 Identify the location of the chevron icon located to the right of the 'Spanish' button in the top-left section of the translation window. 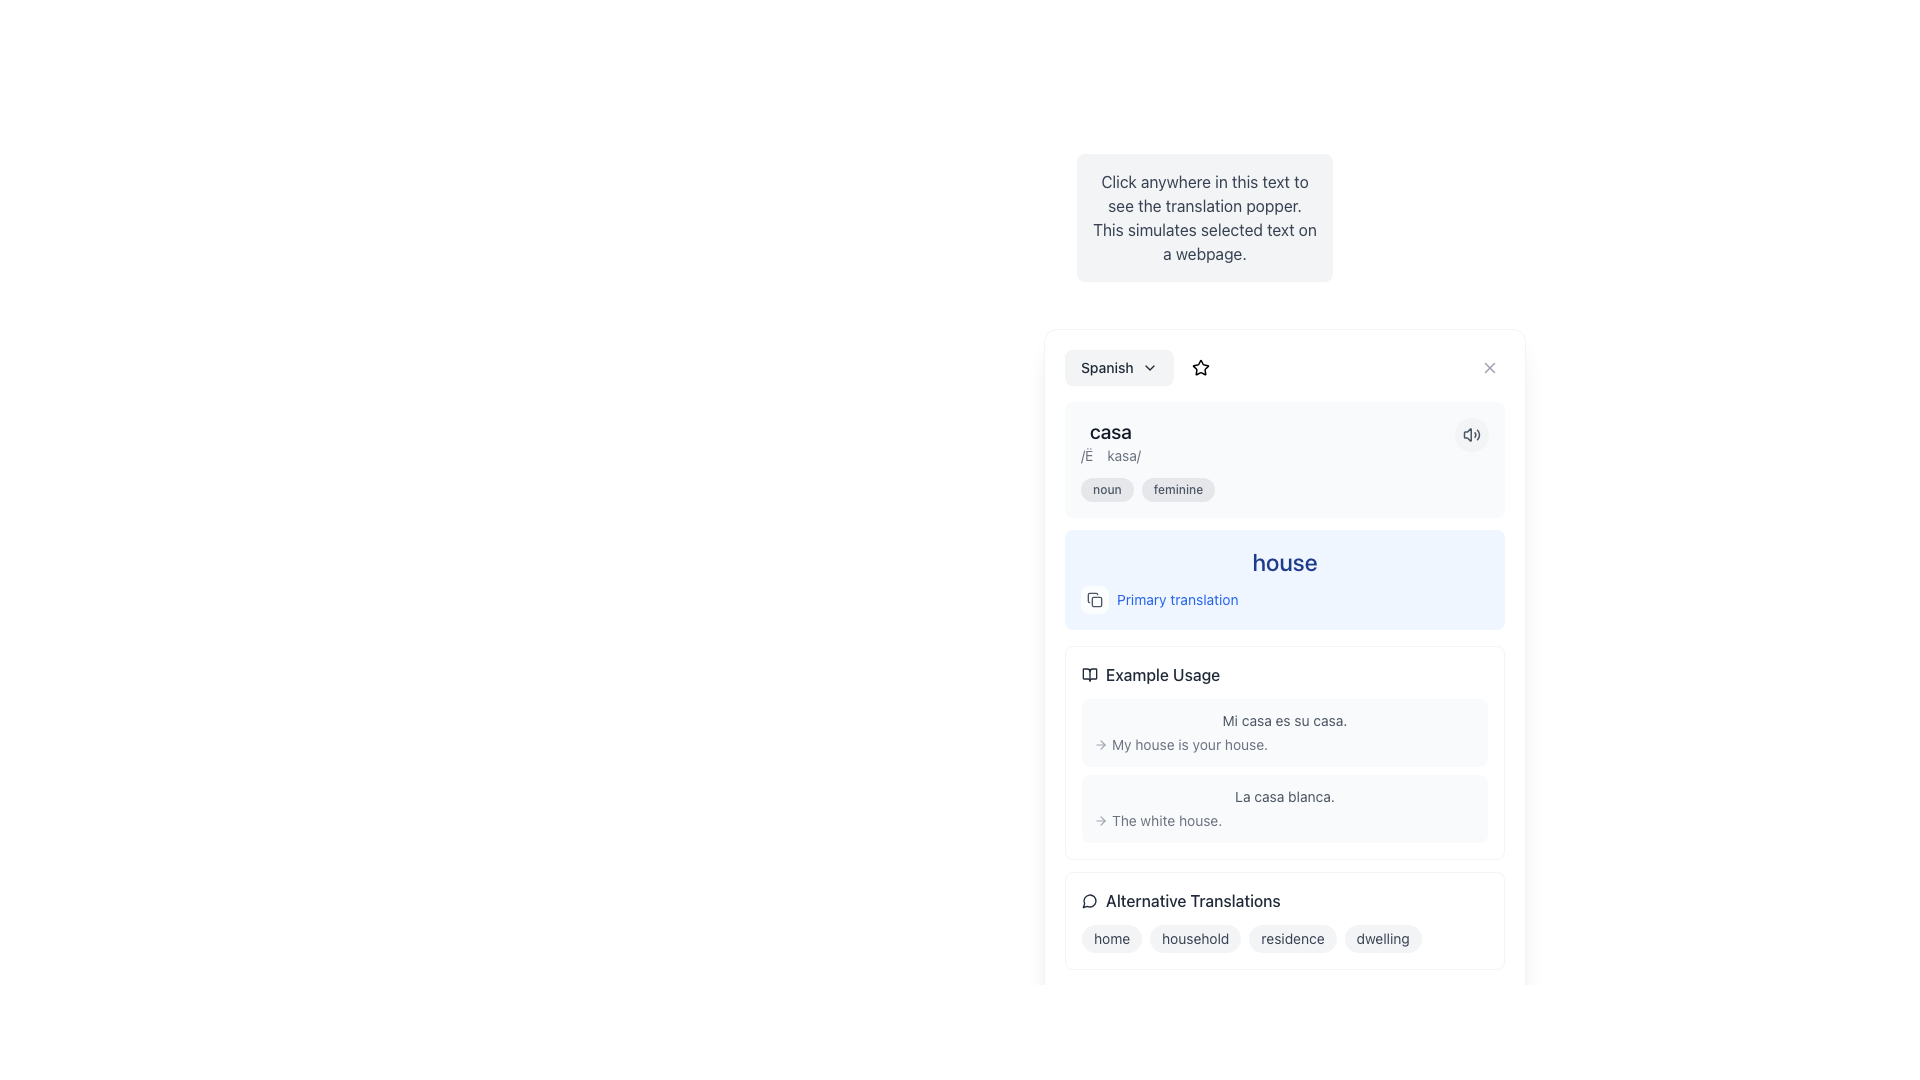
(1149, 367).